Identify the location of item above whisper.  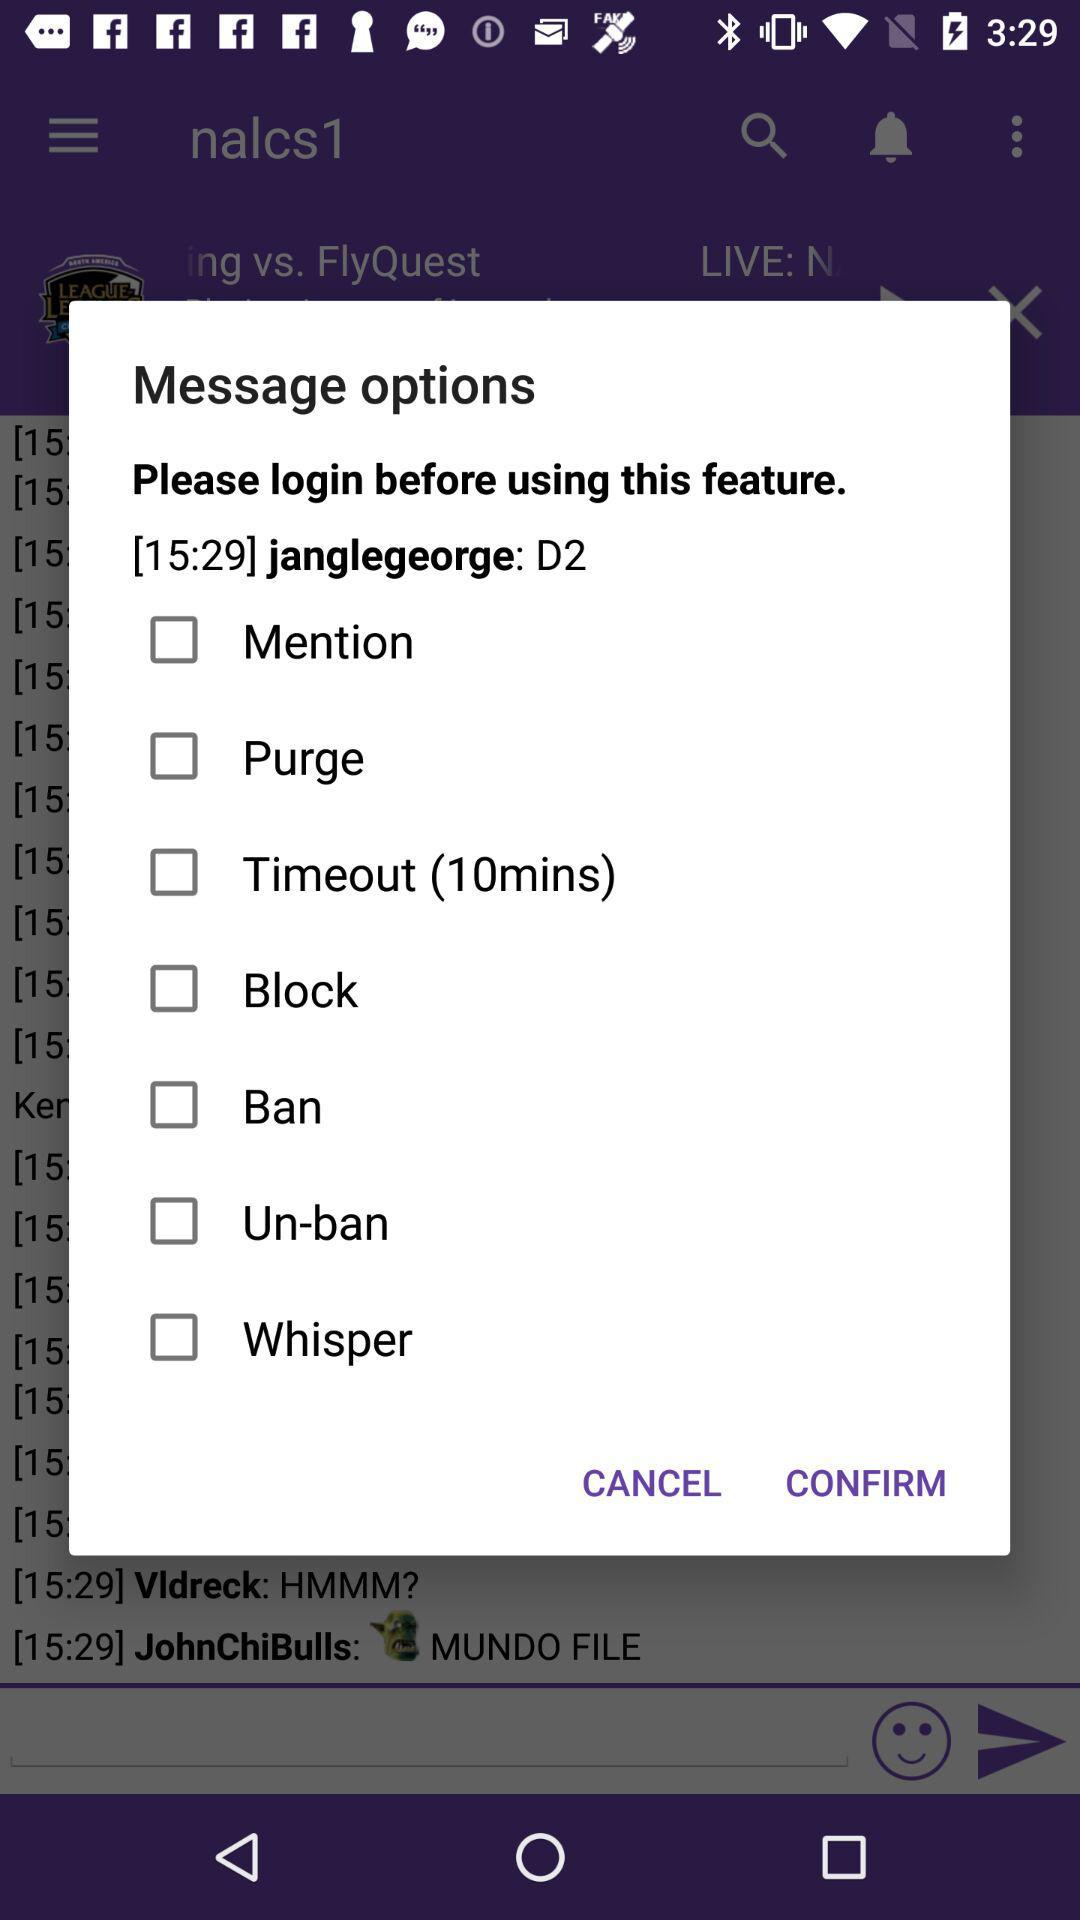
(538, 1220).